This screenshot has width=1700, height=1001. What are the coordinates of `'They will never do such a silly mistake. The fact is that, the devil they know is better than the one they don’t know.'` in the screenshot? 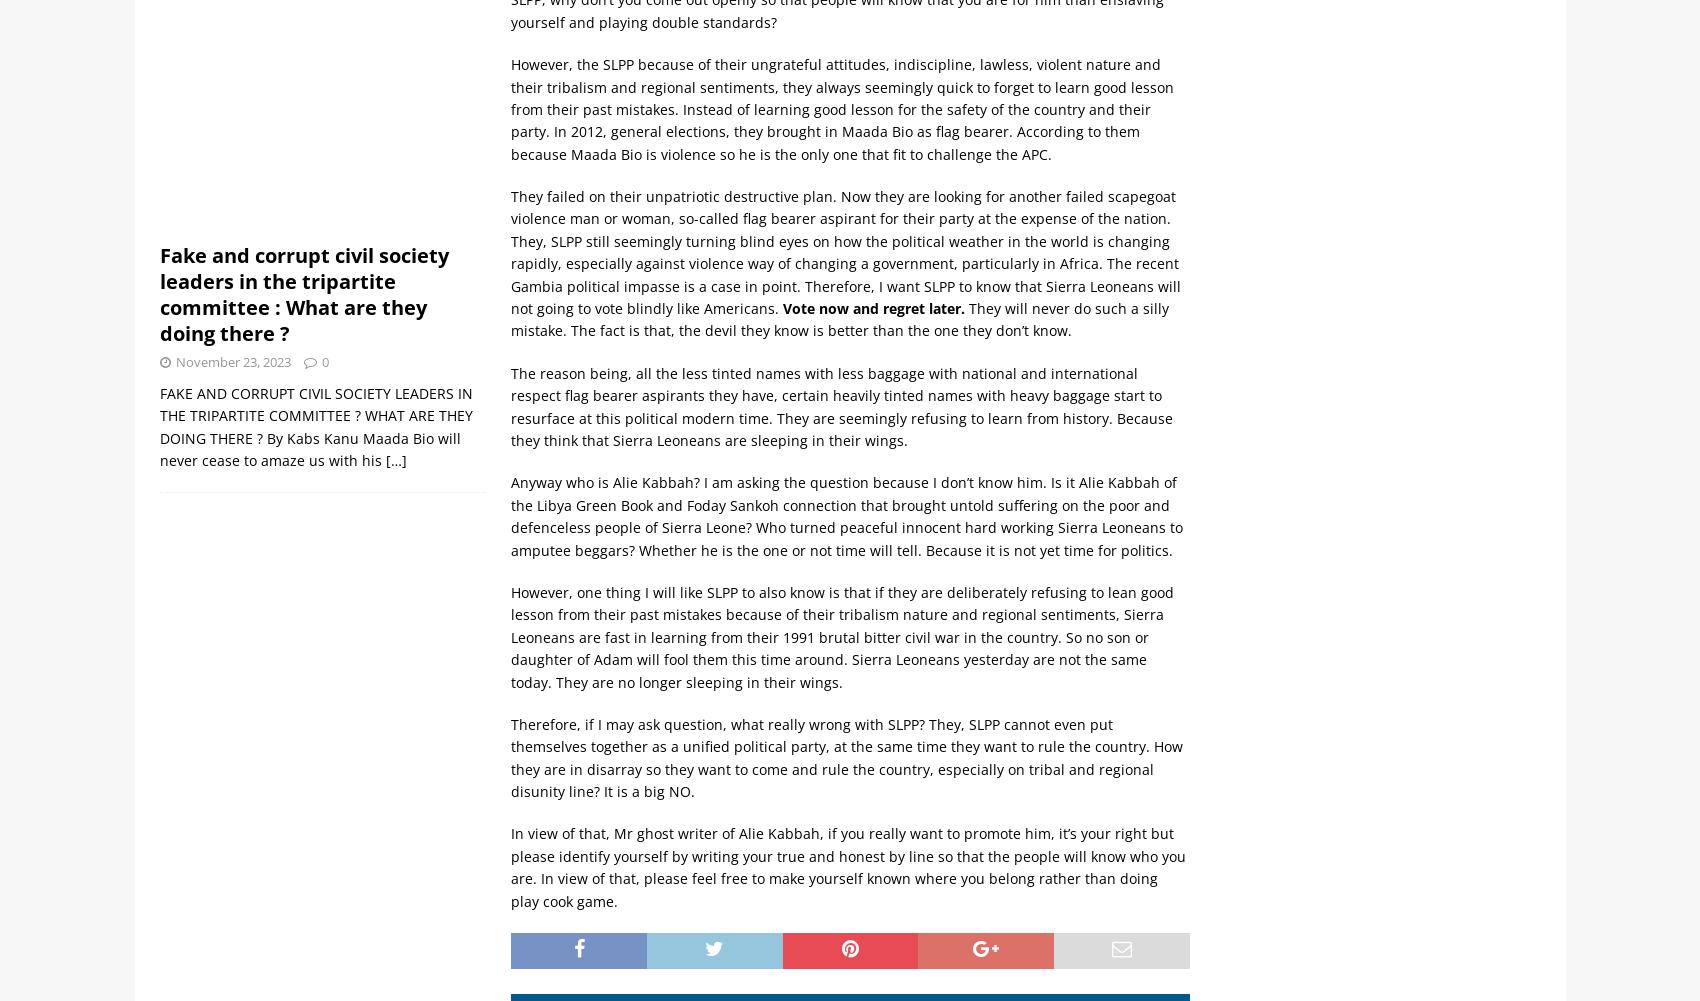 It's located at (838, 319).